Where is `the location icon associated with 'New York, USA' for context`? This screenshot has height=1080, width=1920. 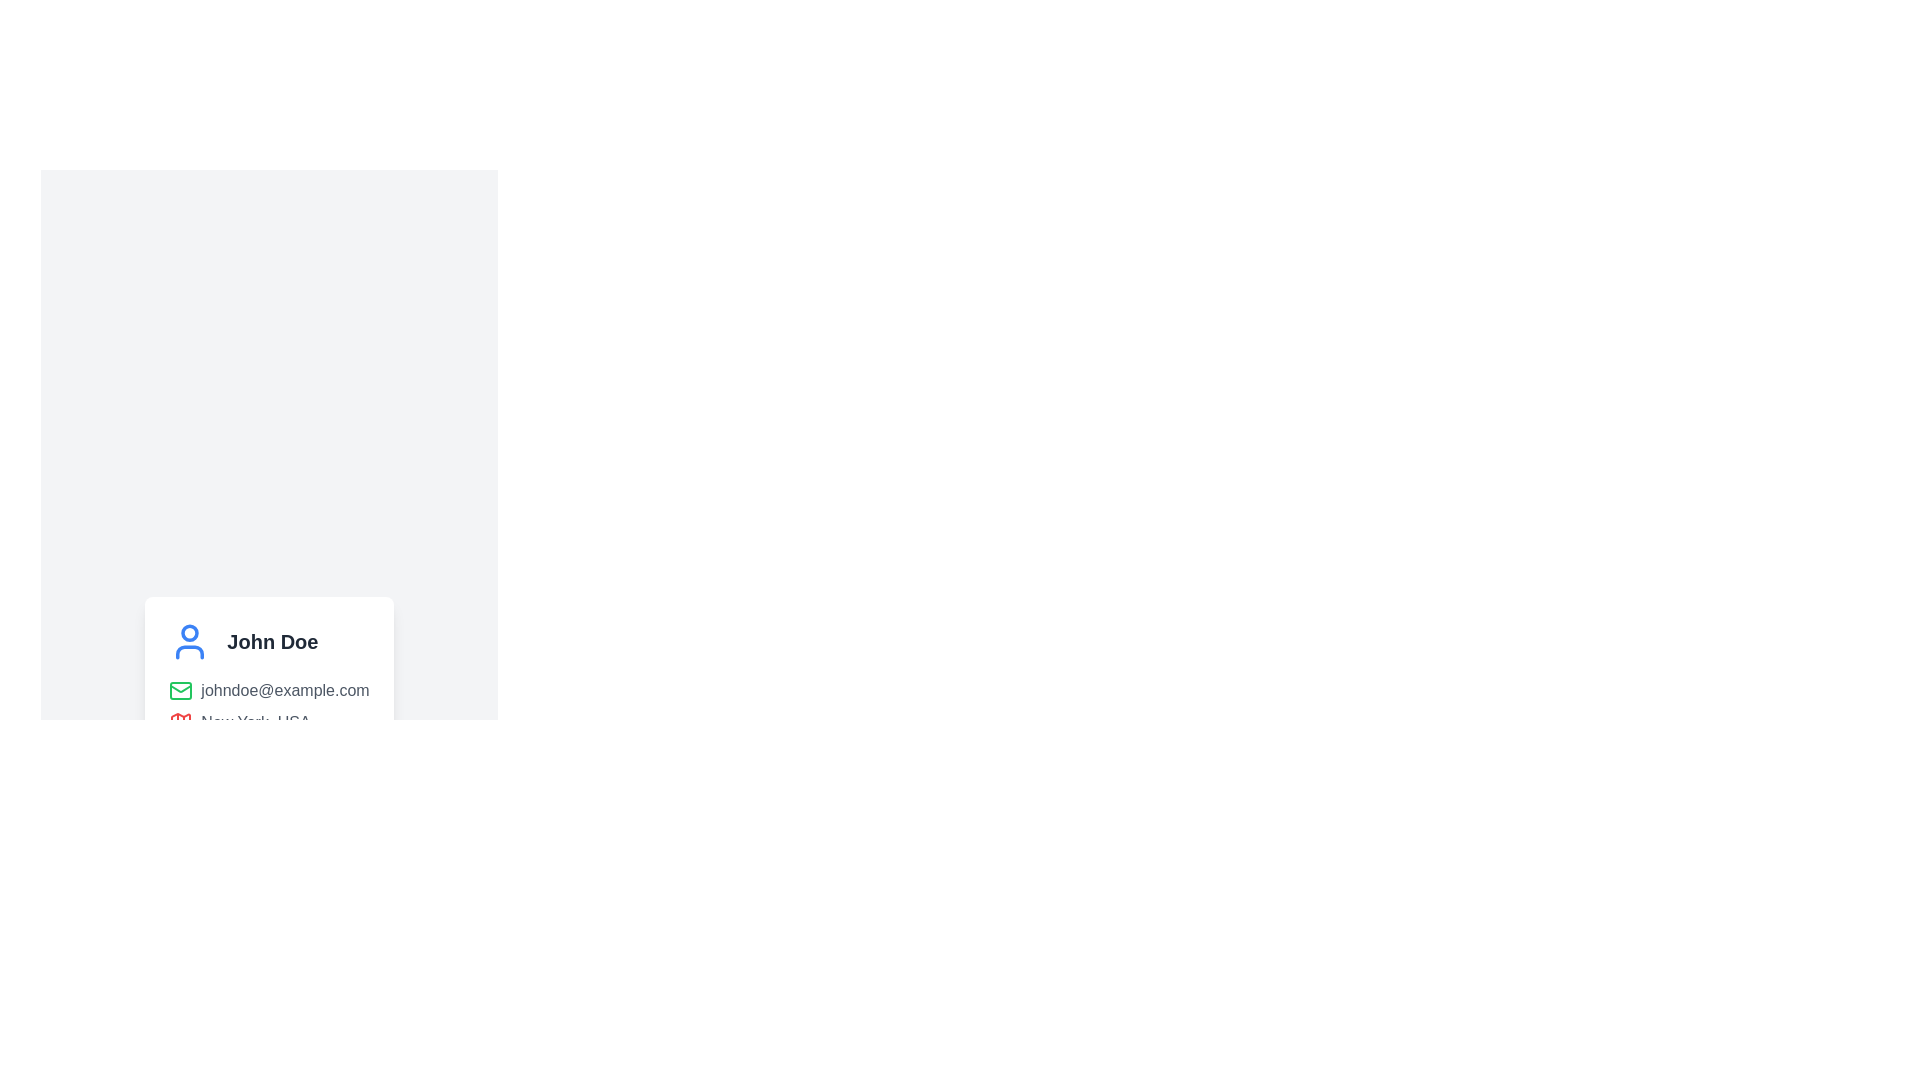
the location icon associated with 'New York, USA' for context is located at coordinates (181, 722).